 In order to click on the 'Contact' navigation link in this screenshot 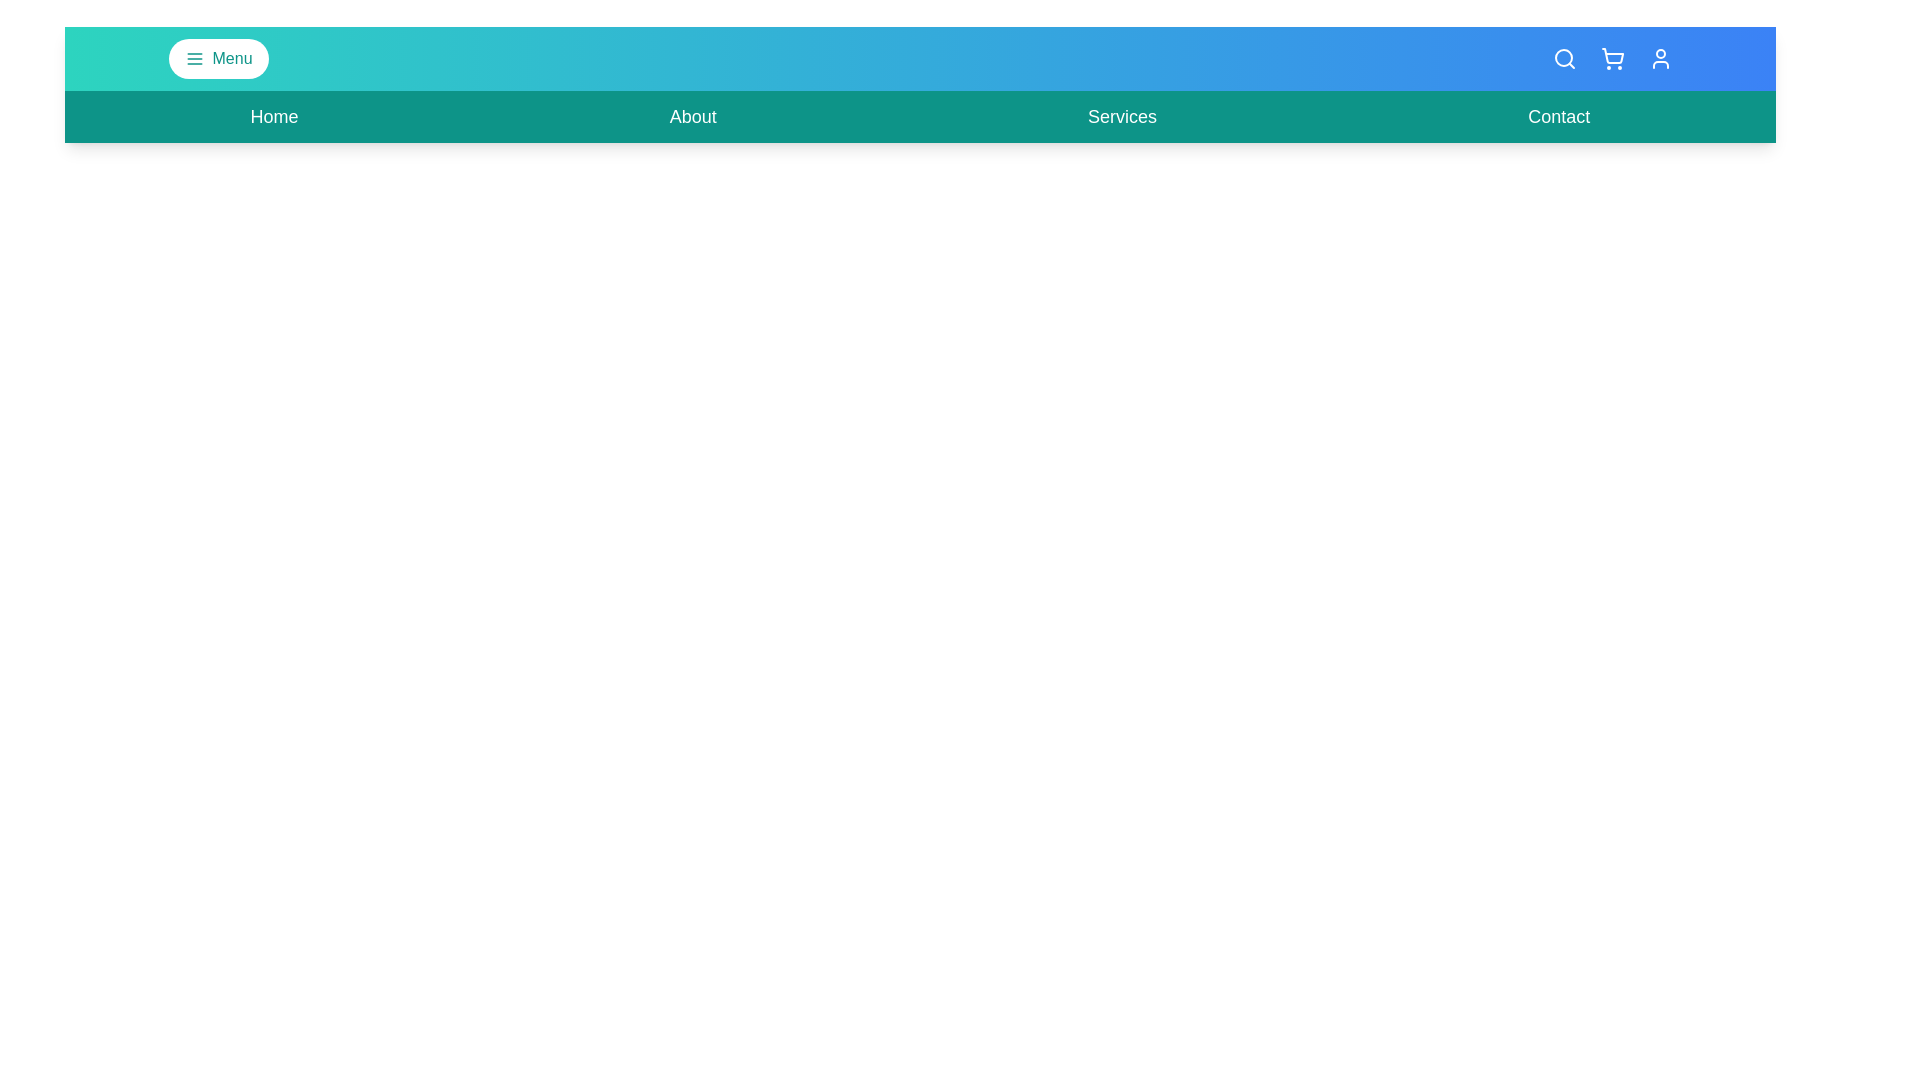, I will do `click(1558, 116)`.